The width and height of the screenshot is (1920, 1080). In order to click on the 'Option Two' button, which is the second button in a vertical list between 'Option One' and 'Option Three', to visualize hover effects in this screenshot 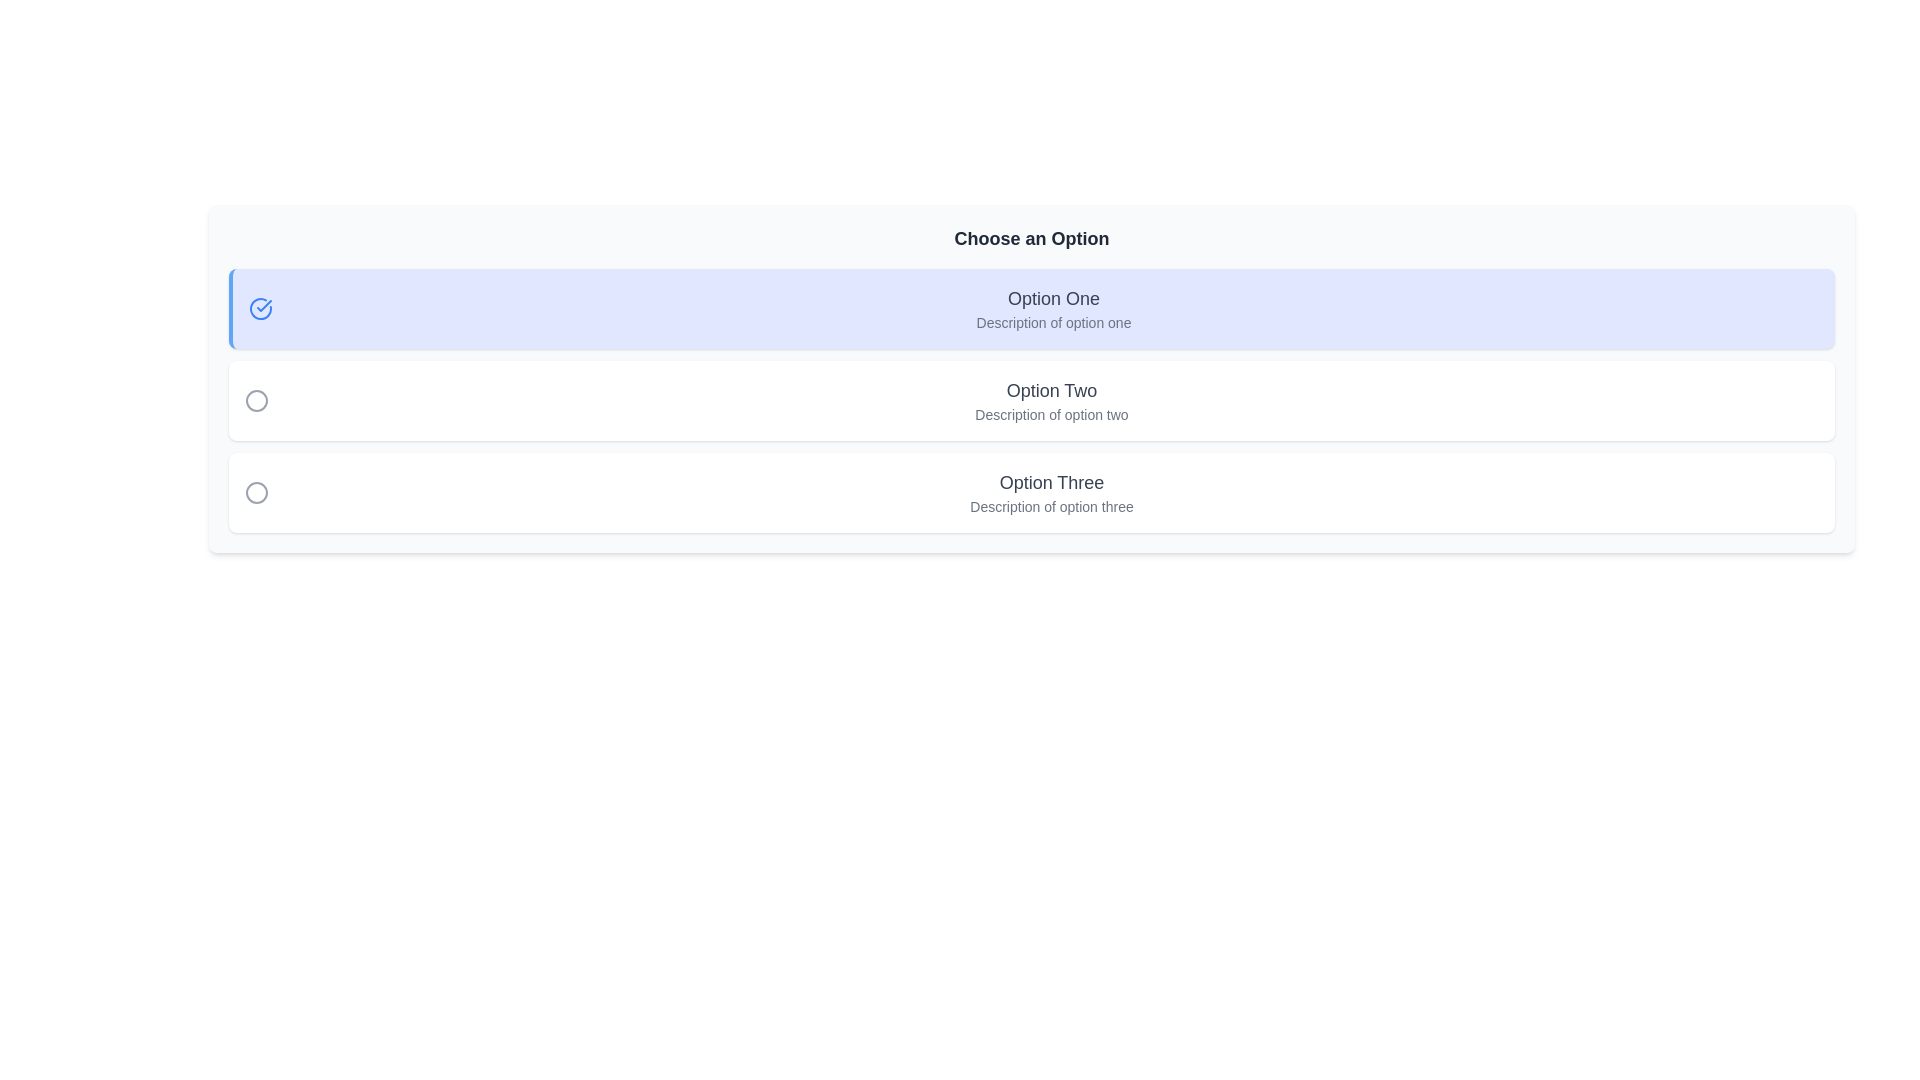, I will do `click(1032, 401)`.